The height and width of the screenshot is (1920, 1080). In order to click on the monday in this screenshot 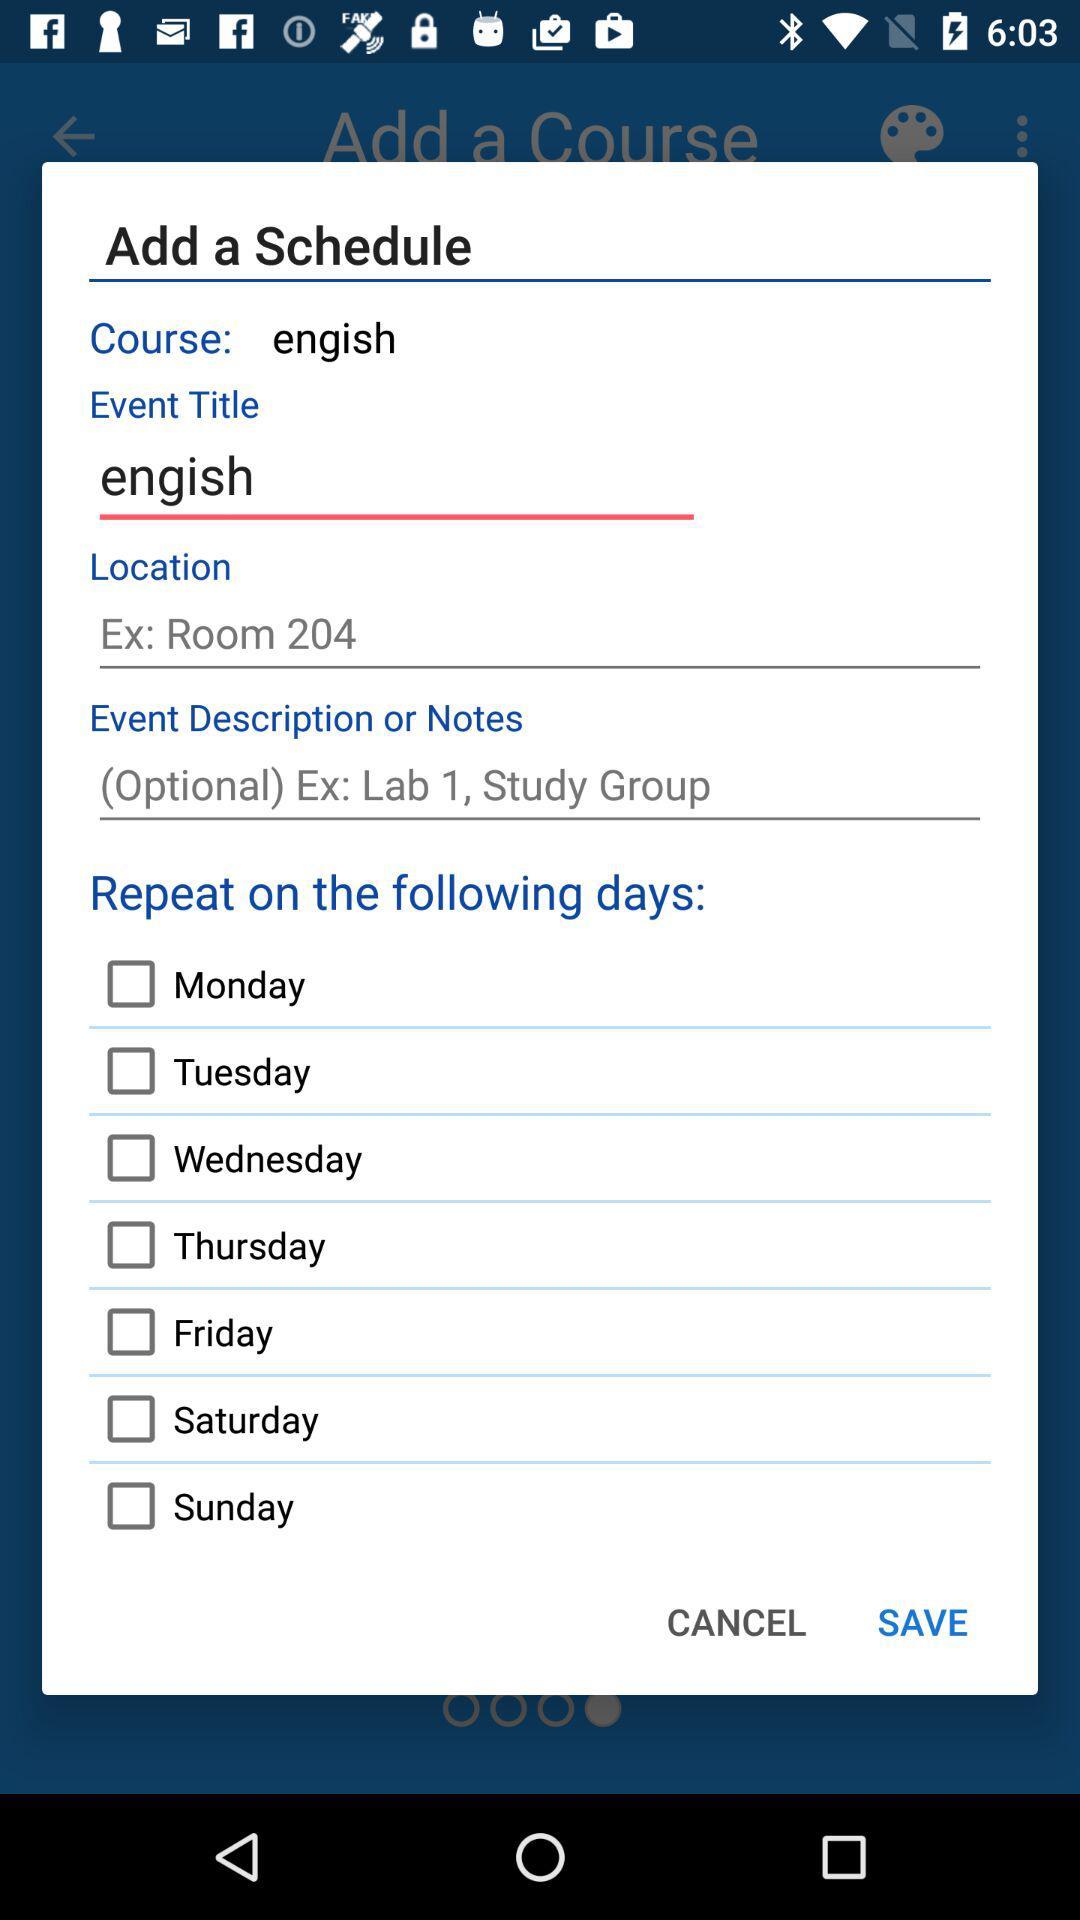, I will do `click(197, 983)`.